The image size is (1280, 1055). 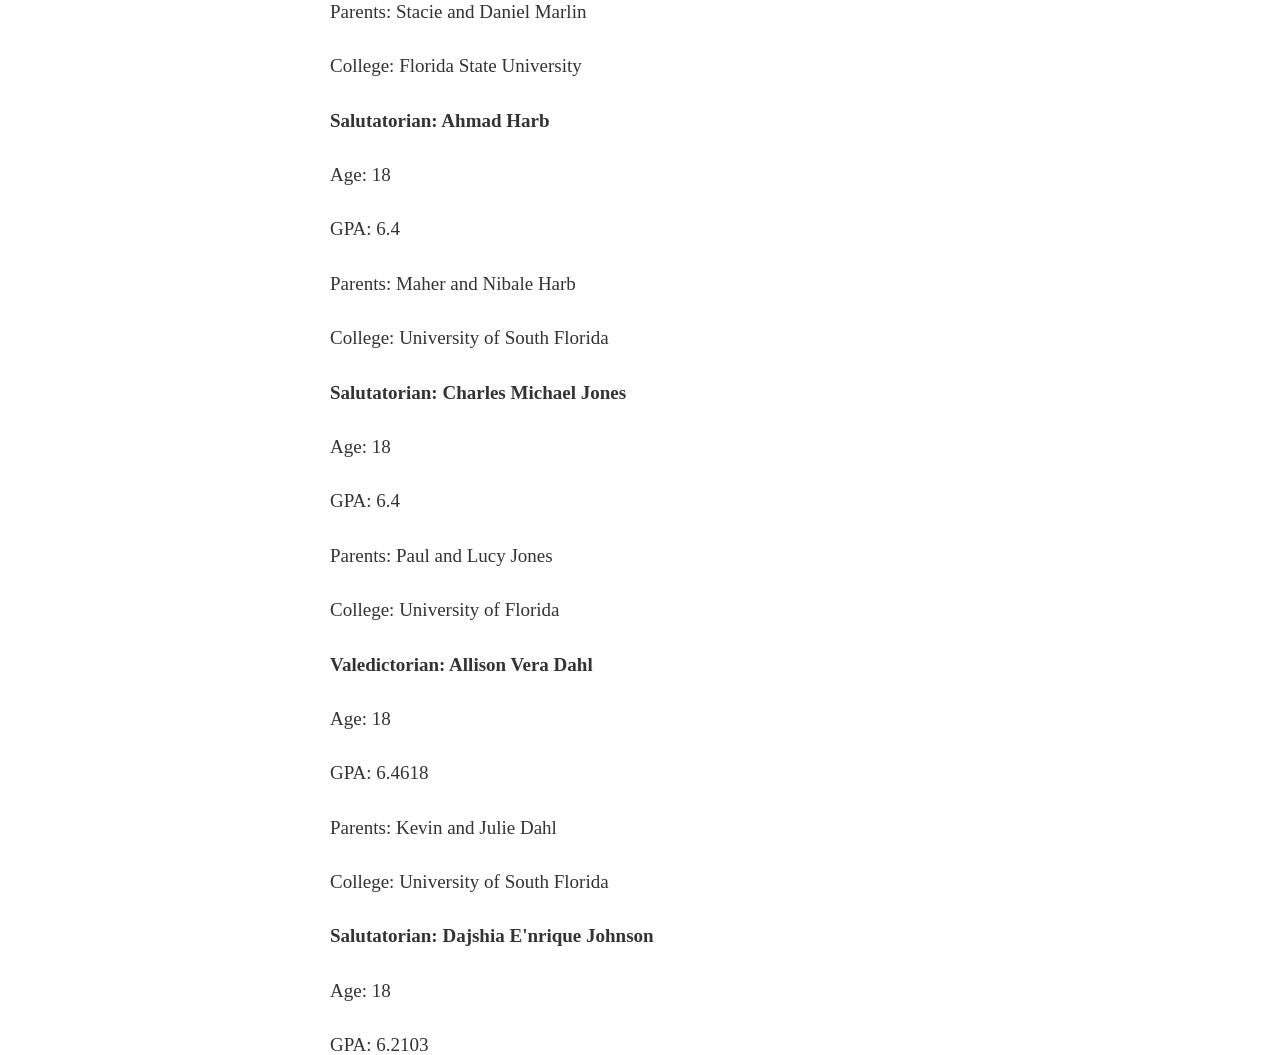 I want to click on 'Home delivery', so click(x=269, y=809).